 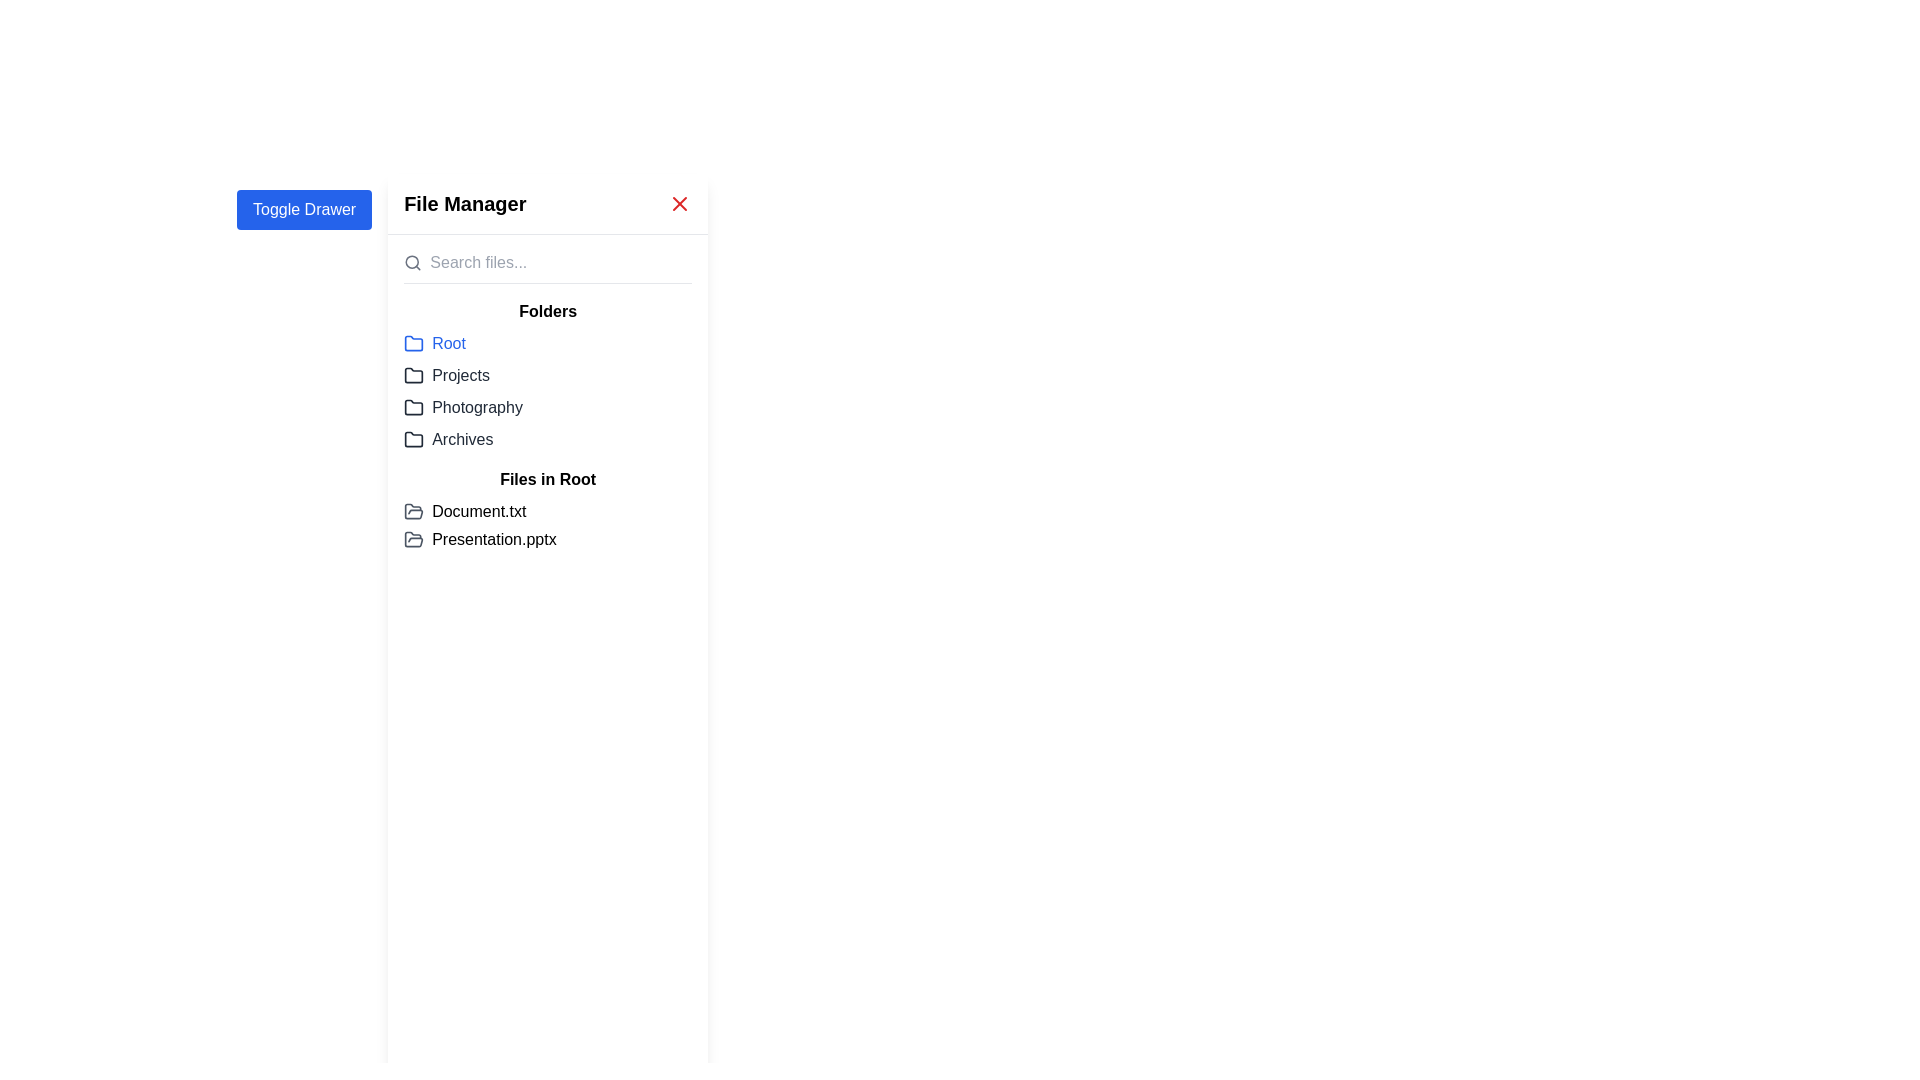 I want to click on the 'Photography' folder label, so click(x=476, y=407).